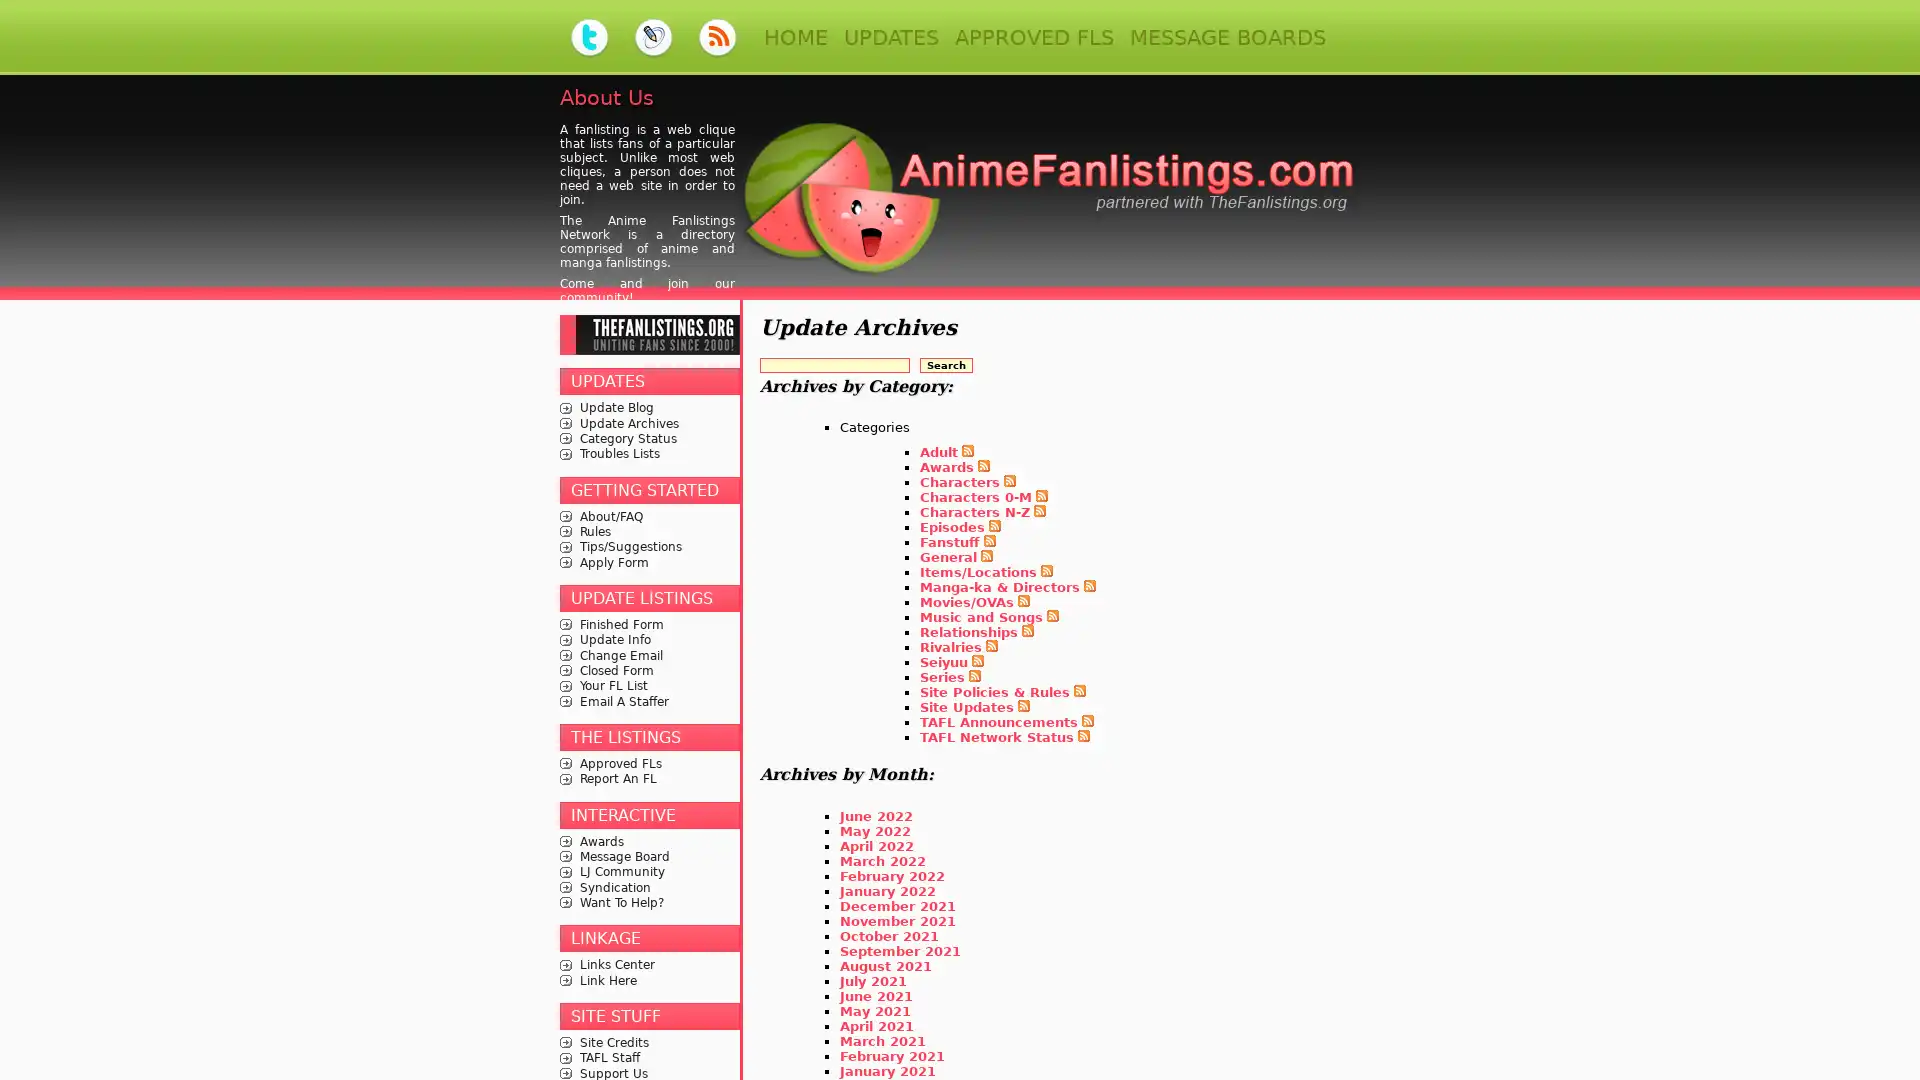  Describe the element at coordinates (945, 364) in the screenshot. I see `Search` at that location.